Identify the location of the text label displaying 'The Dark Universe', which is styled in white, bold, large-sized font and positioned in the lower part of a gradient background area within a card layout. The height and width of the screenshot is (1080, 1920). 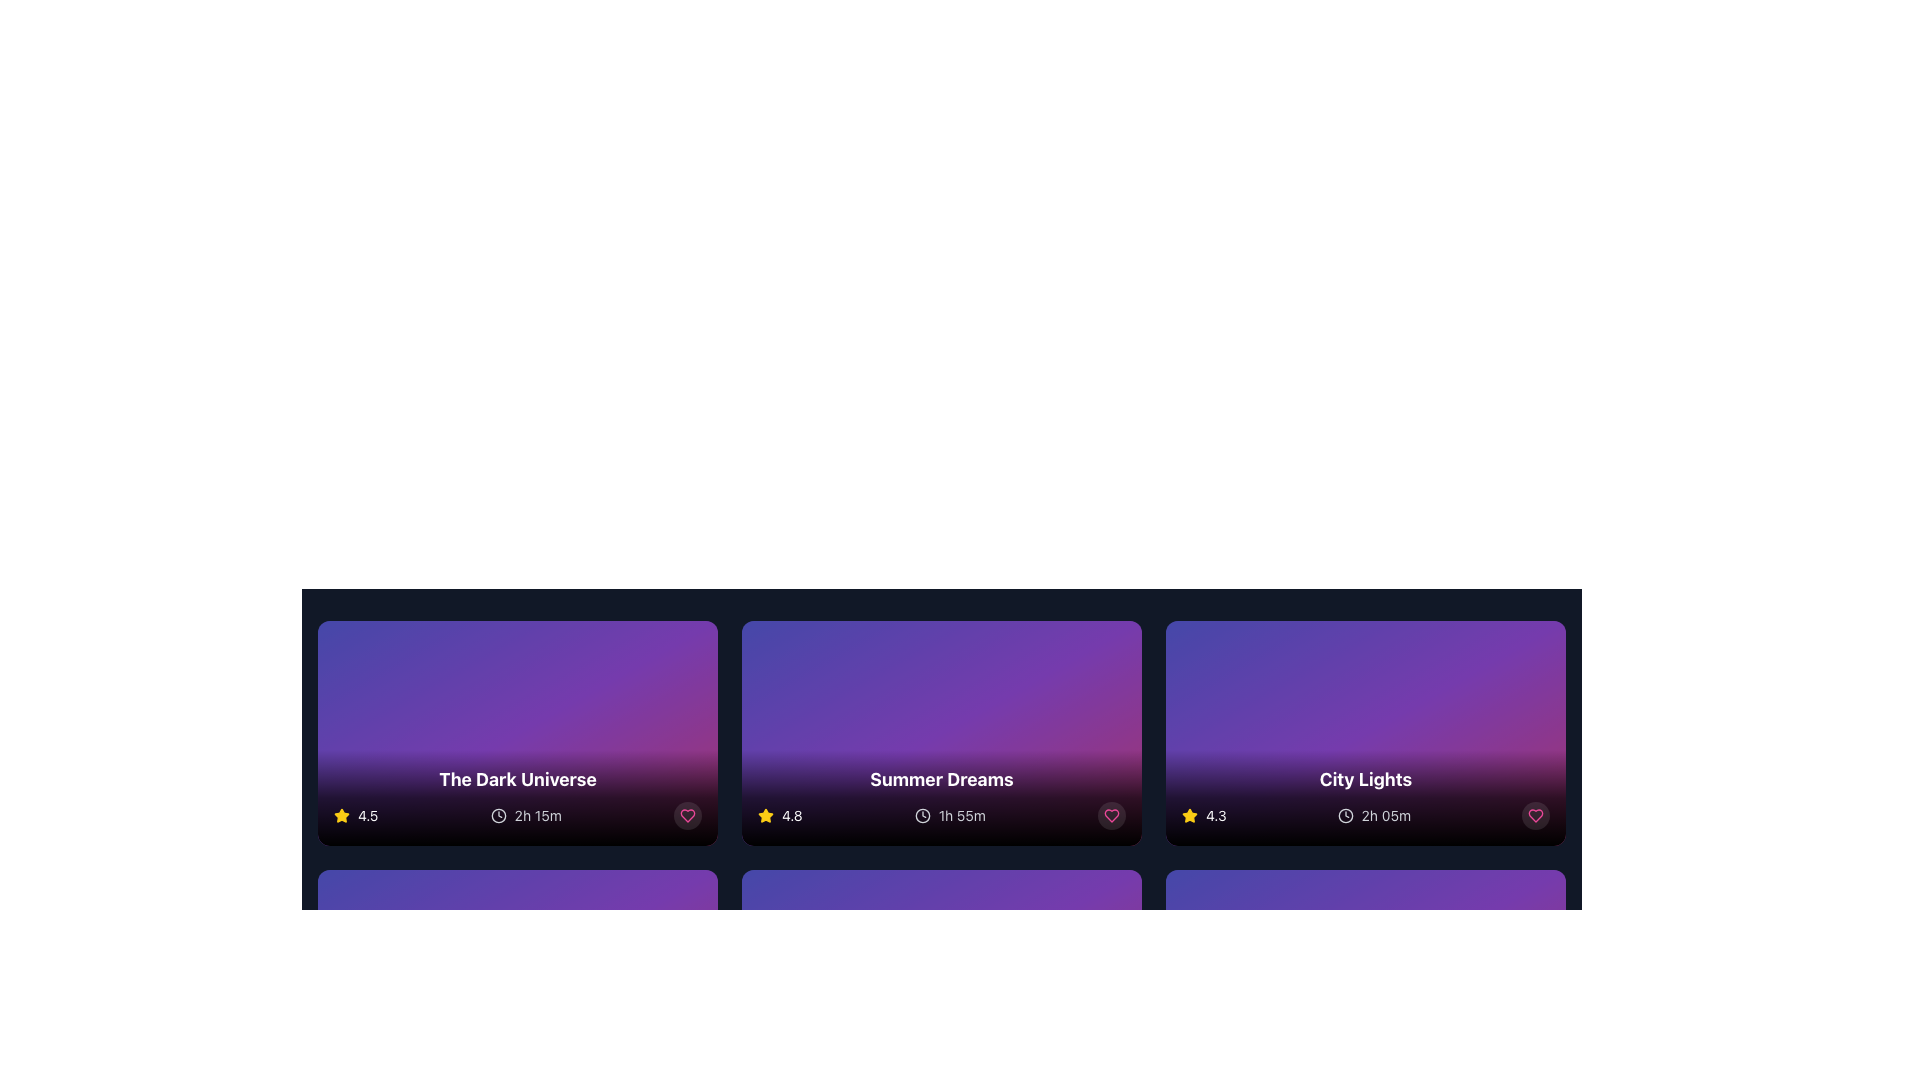
(518, 778).